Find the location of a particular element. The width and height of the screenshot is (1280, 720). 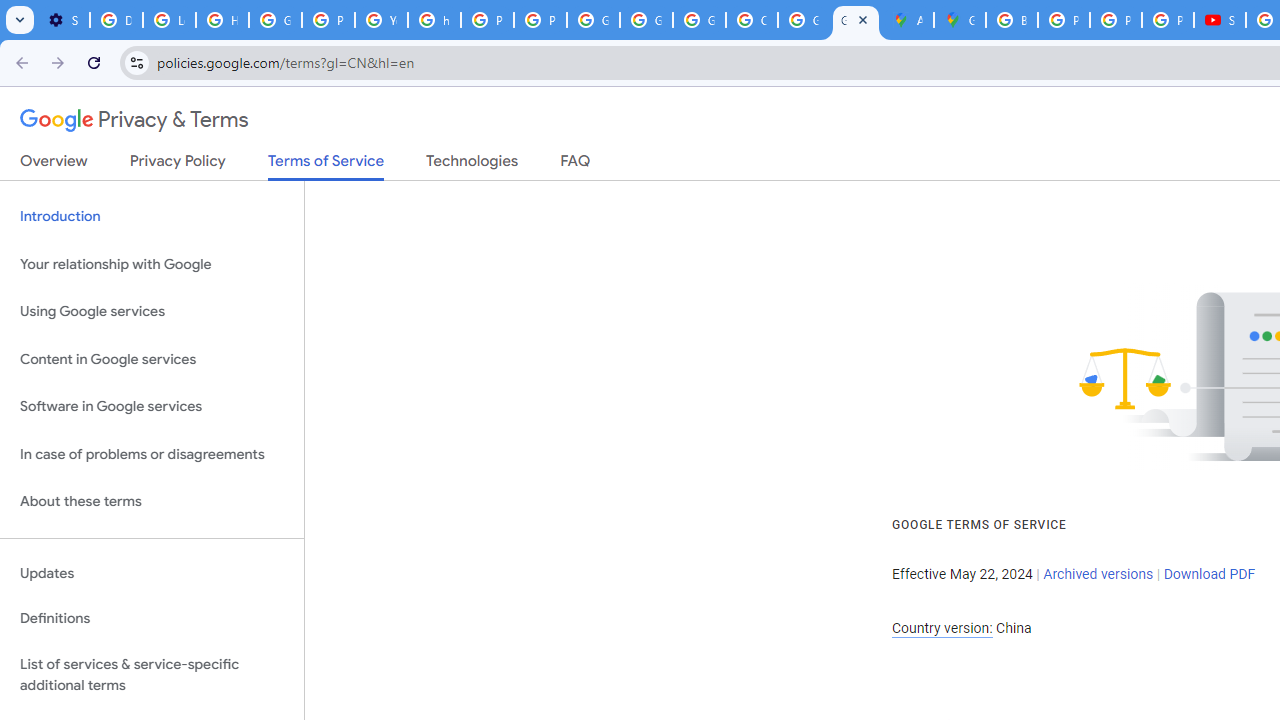

'Learn how to find your photos - Google Photos Help' is located at coordinates (169, 20).